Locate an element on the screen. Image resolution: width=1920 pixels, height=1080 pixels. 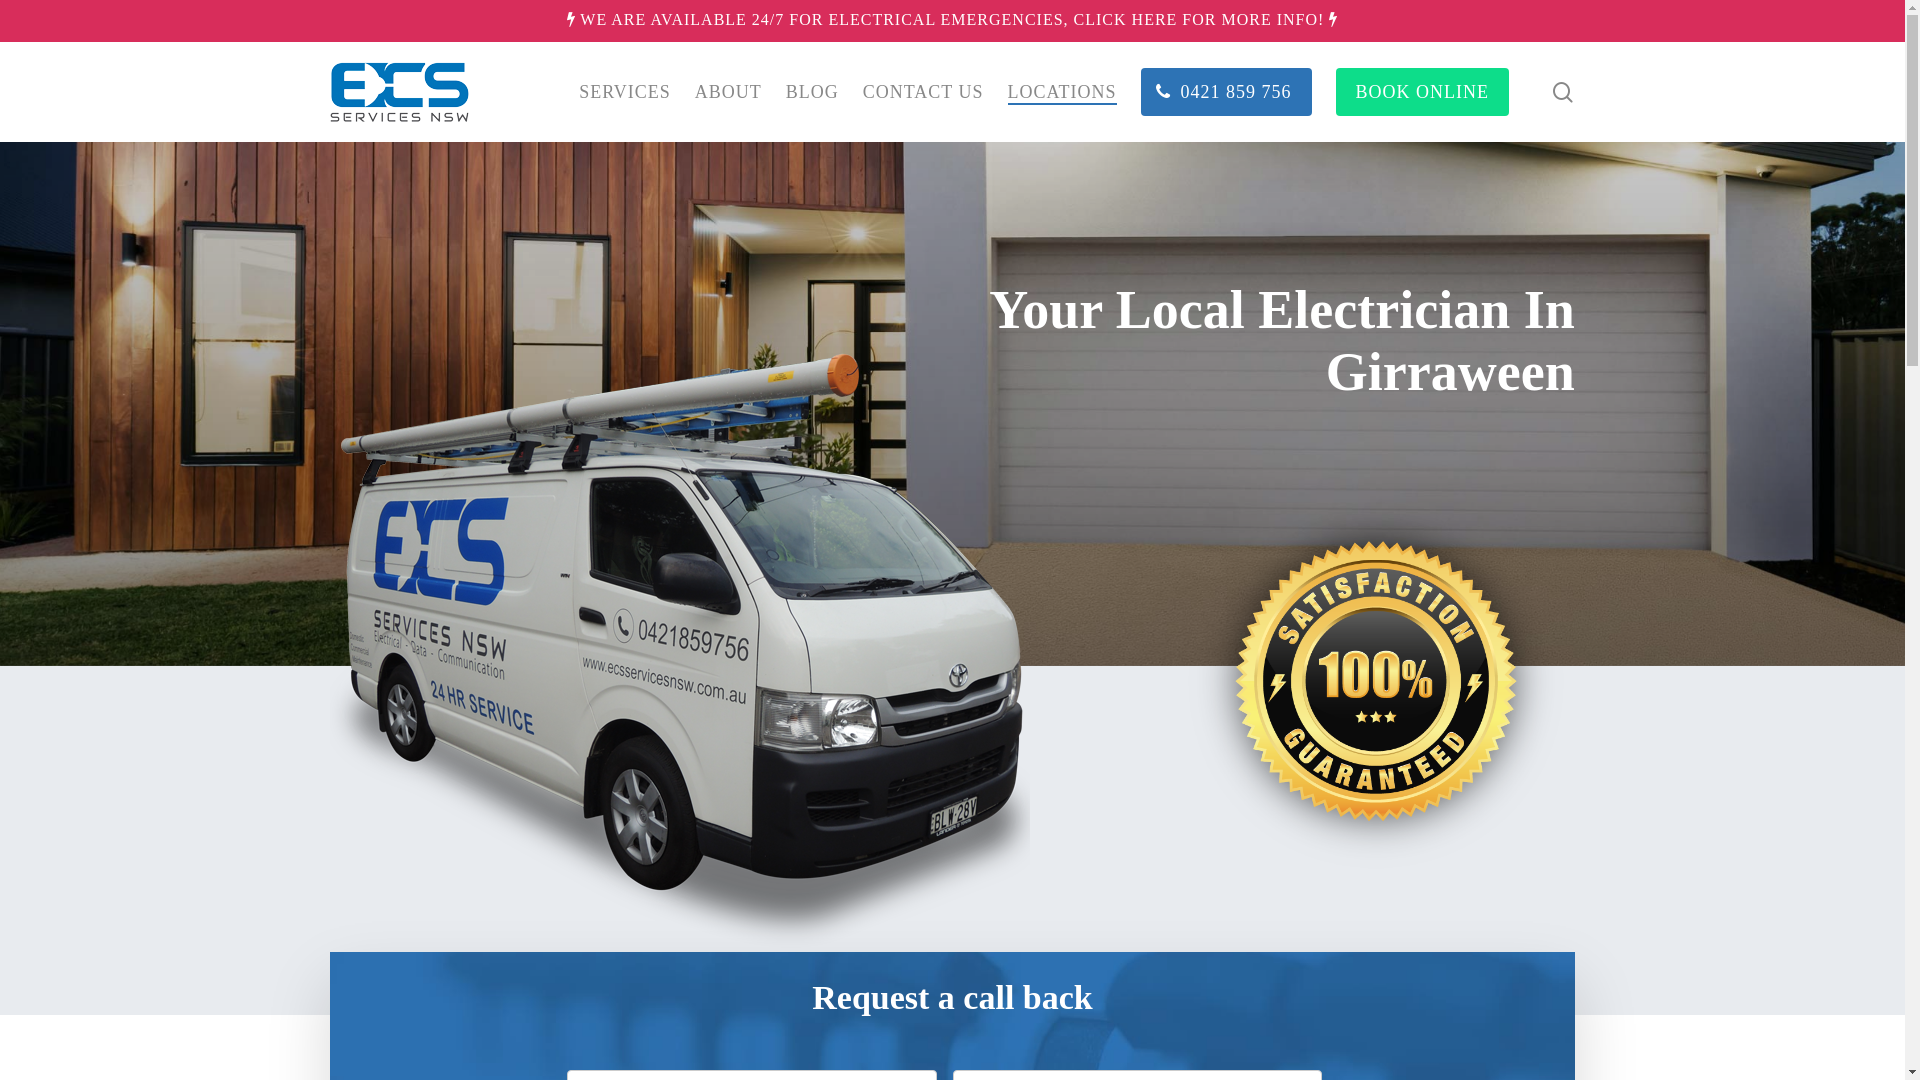
'BOOK ONLINE' is located at coordinates (1421, 92).